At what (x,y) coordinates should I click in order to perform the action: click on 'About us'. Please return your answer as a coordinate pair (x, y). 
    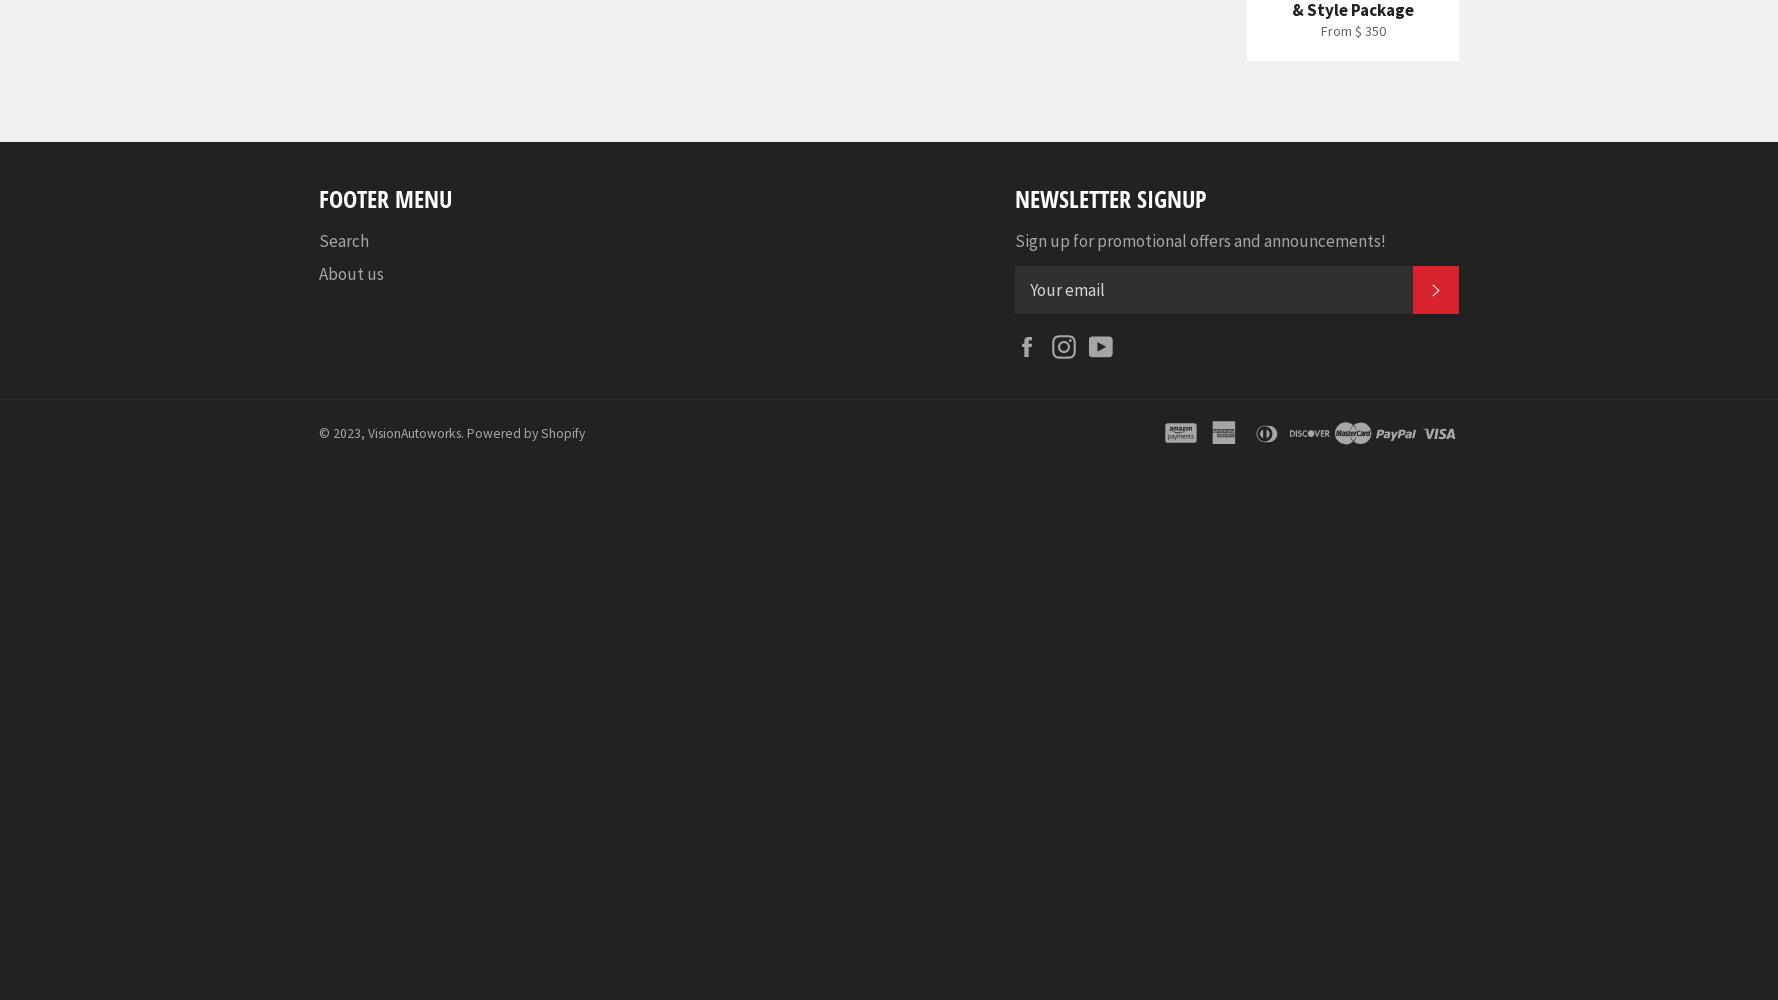
    Looking at the image, I should click on (350, 273).